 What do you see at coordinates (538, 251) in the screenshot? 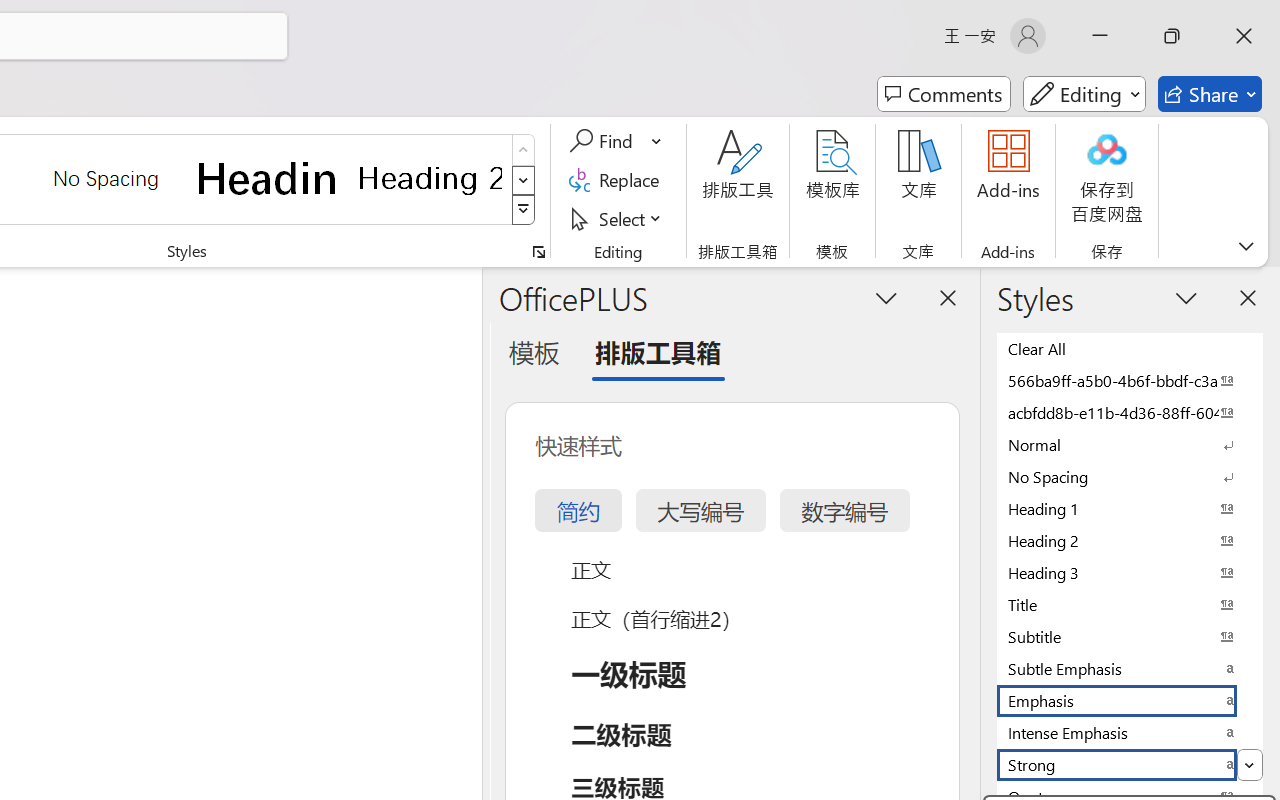
I see `'Styles...'` at bounding box center [538, 251].